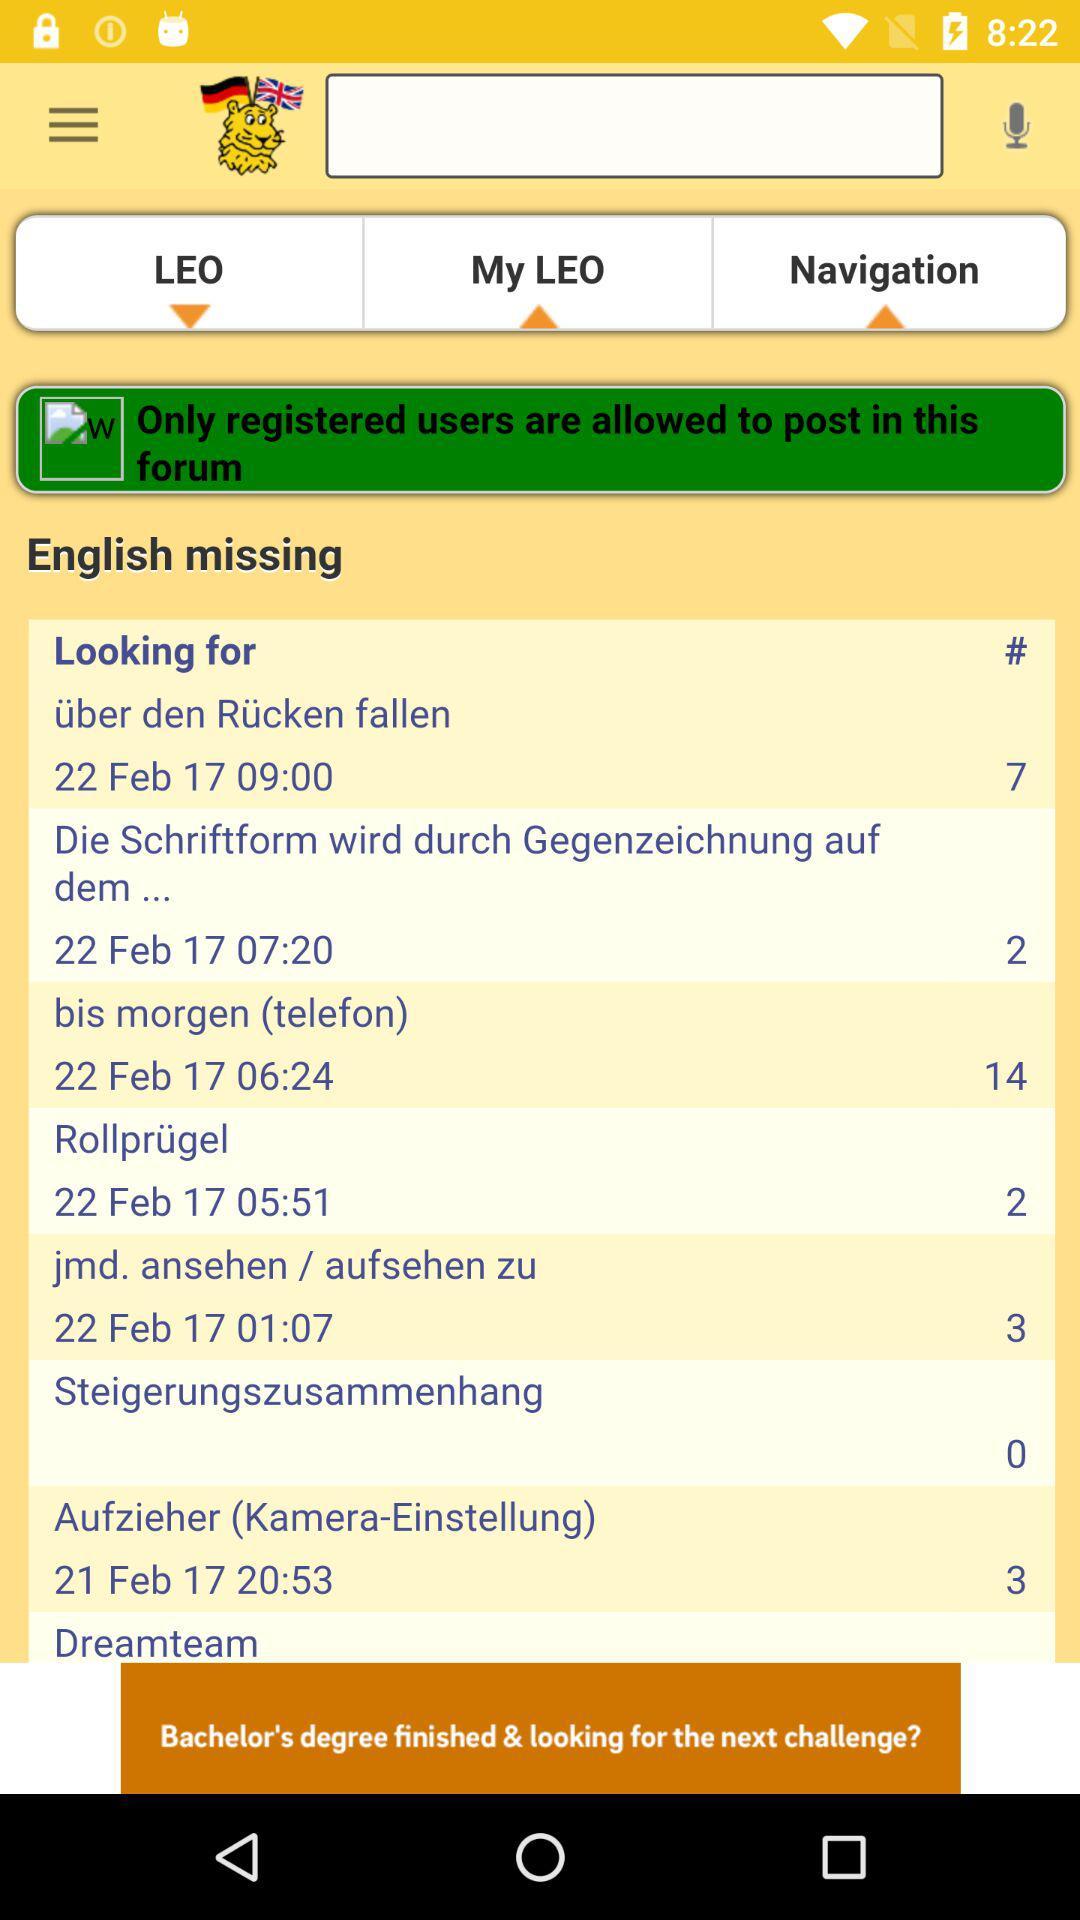 This screenshot has width=1080, height=1920. Describe the element at coordinates (634, 124) in the screenshot. I see `text field` at that location.